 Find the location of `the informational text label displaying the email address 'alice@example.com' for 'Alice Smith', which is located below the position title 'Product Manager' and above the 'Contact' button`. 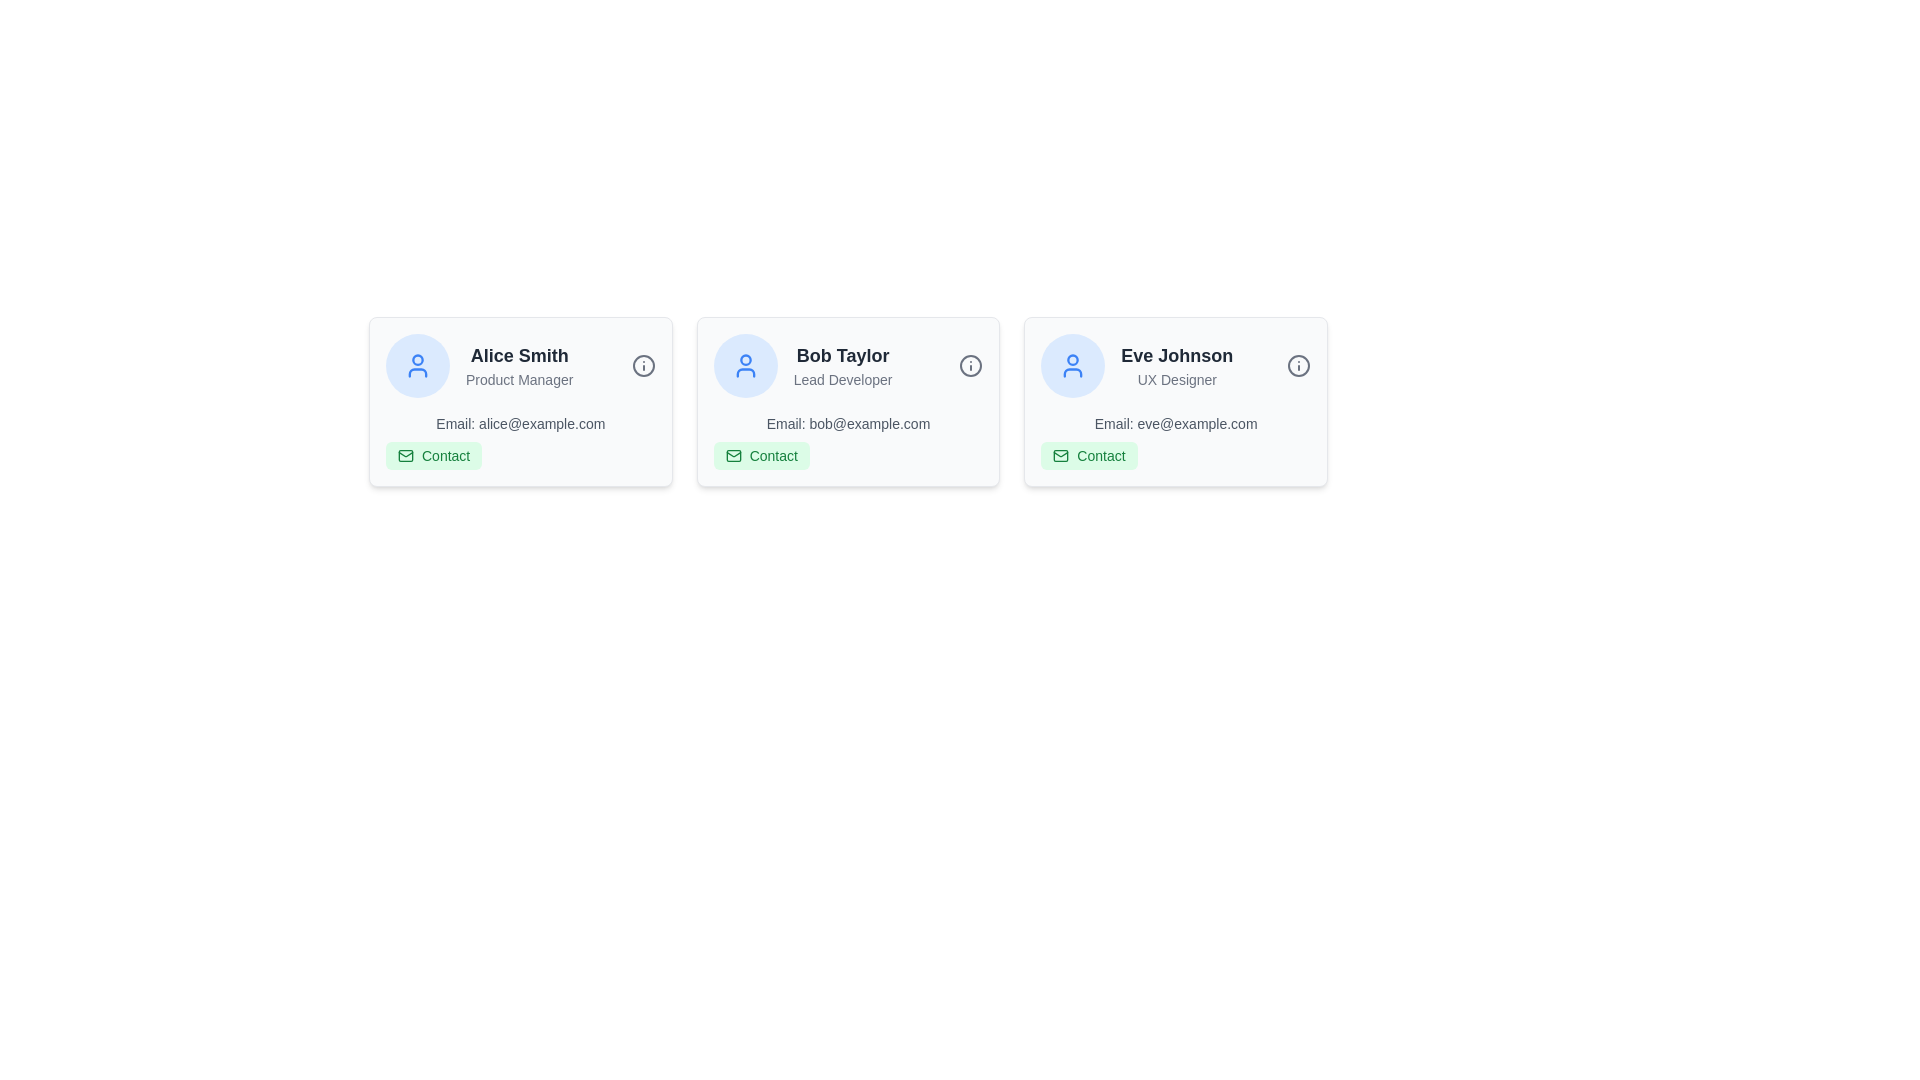

the informational text label displaying the email address 'alice@example.com' for 'Alice Smith', which is located below the position title 'Product Manager' and above the 'Contact' button is located at coordinates (520, 423).